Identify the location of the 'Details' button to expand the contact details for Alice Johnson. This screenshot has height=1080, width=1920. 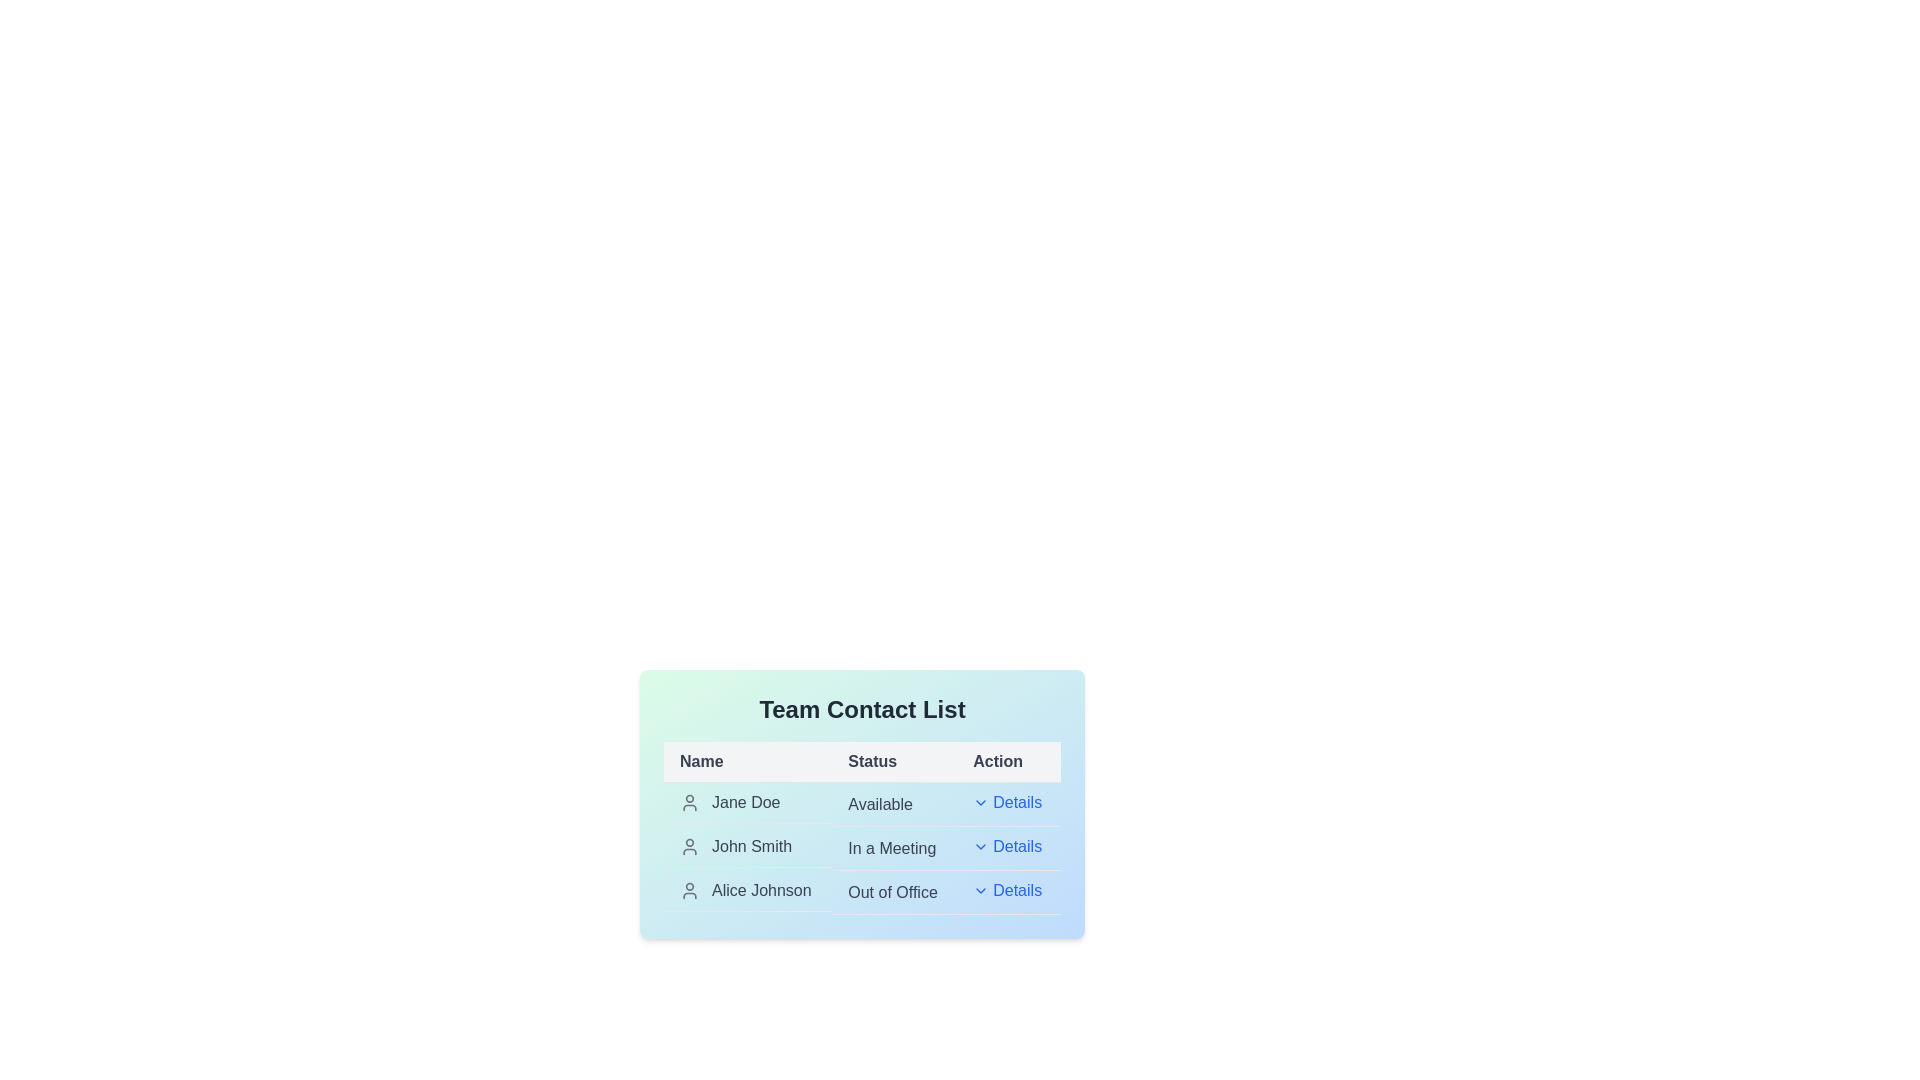
(1007, 890).